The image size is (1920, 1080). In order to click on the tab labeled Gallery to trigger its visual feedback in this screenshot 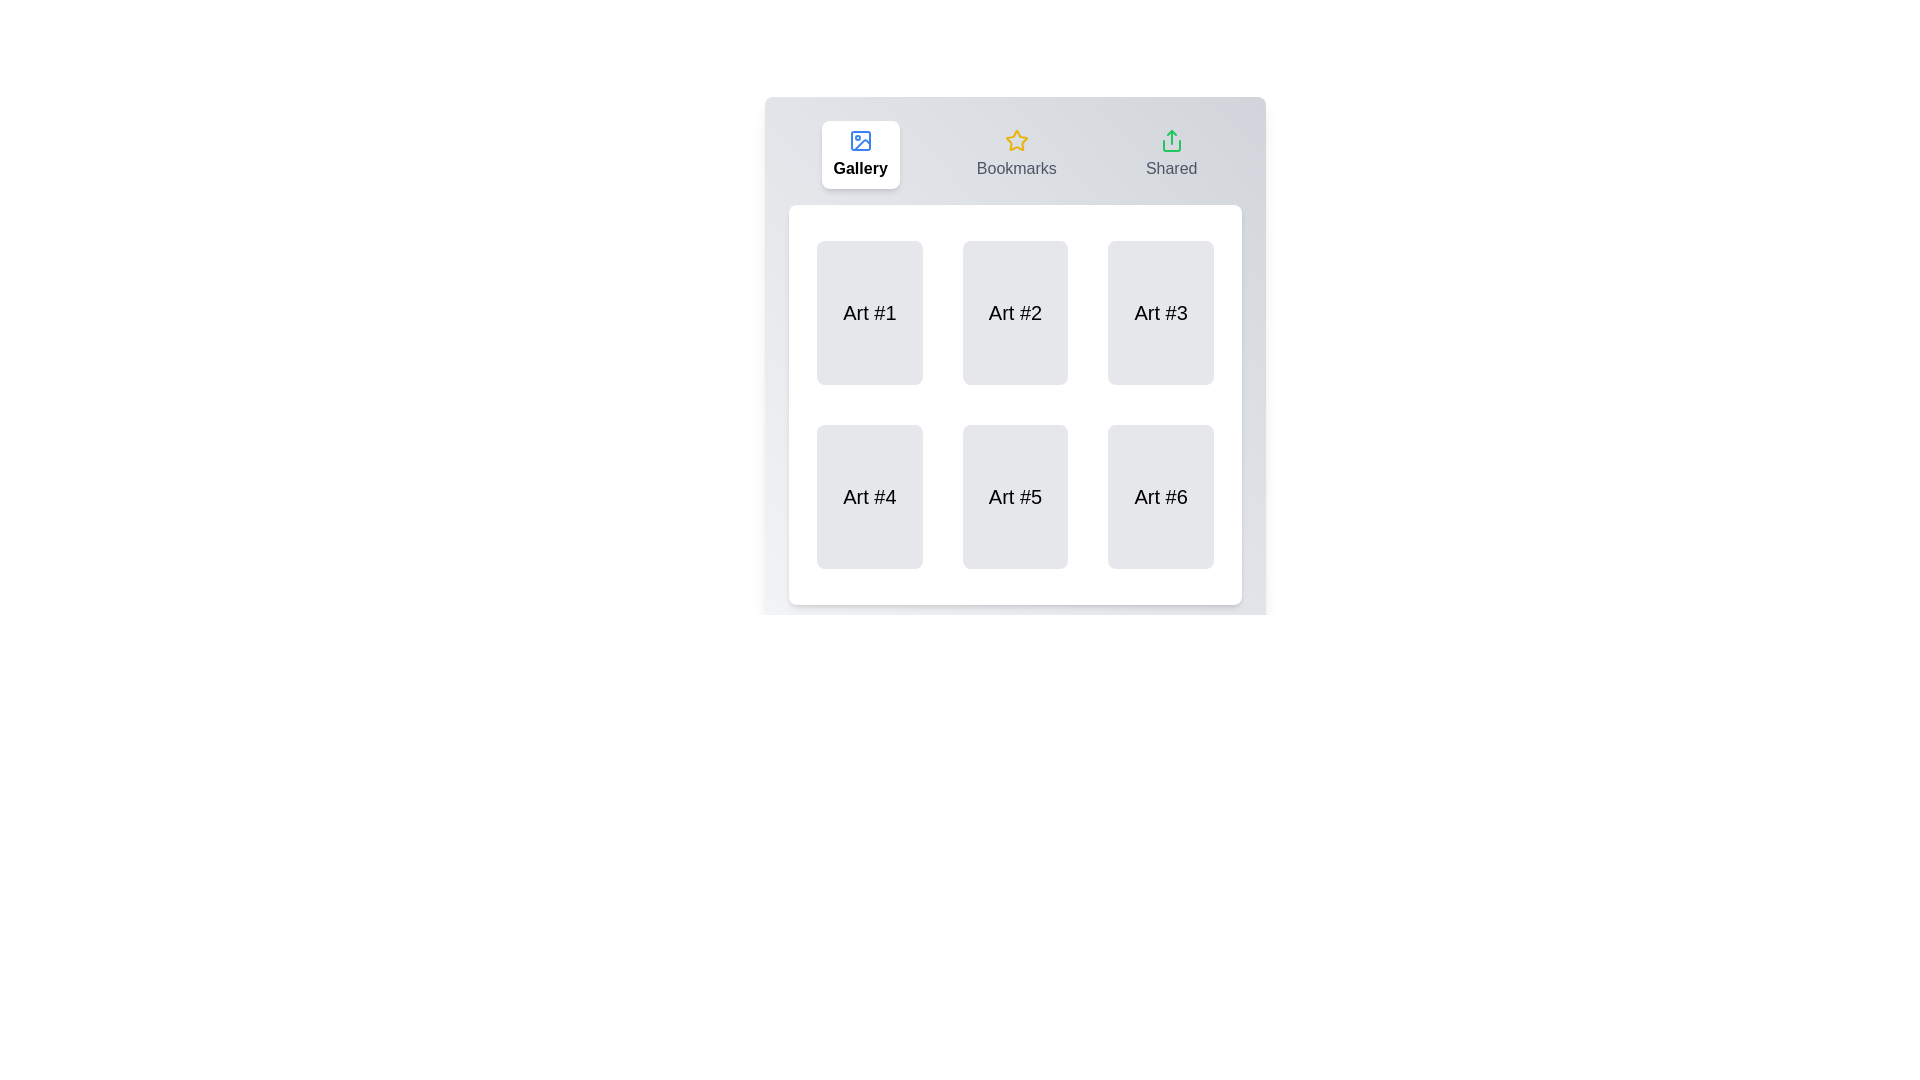, I will do `click(860, 153)`.